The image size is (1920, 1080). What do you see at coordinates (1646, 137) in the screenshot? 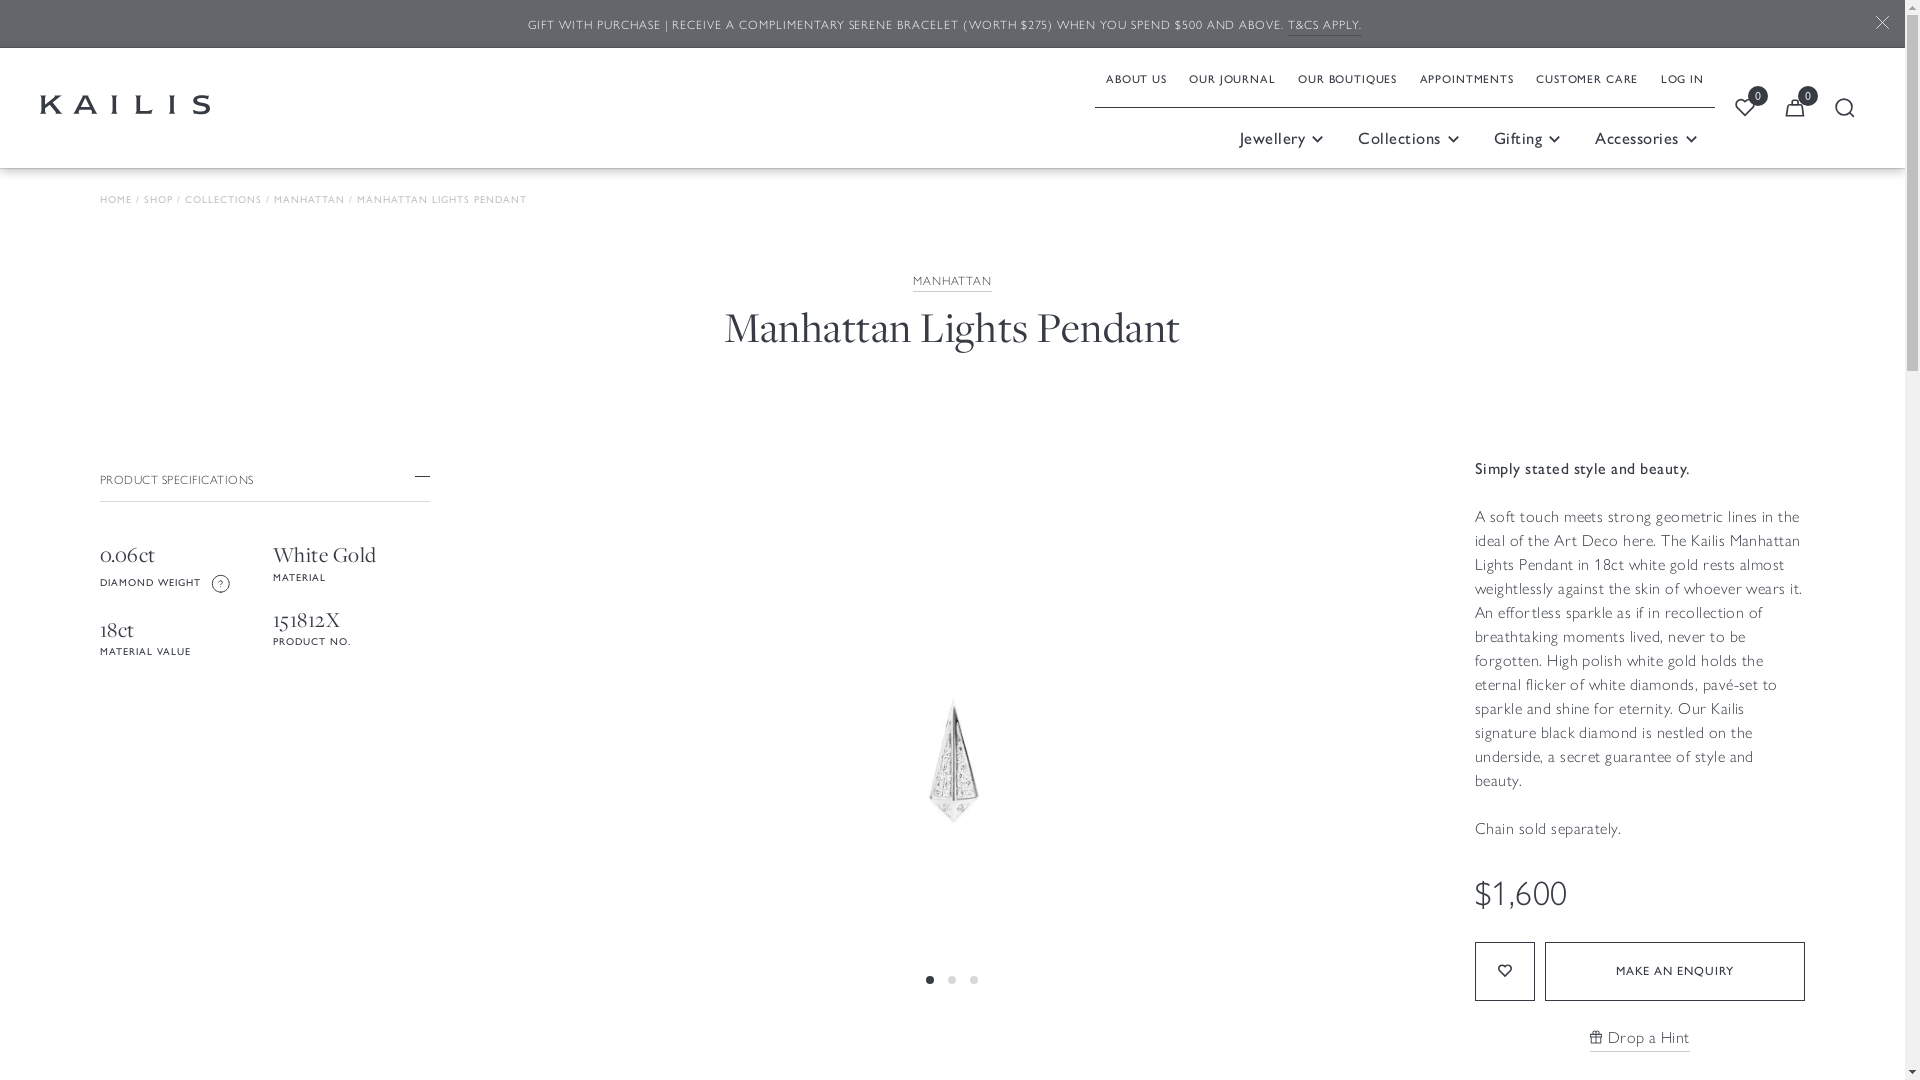
I see `'Accessories'` at bounding box center [1646, 137].